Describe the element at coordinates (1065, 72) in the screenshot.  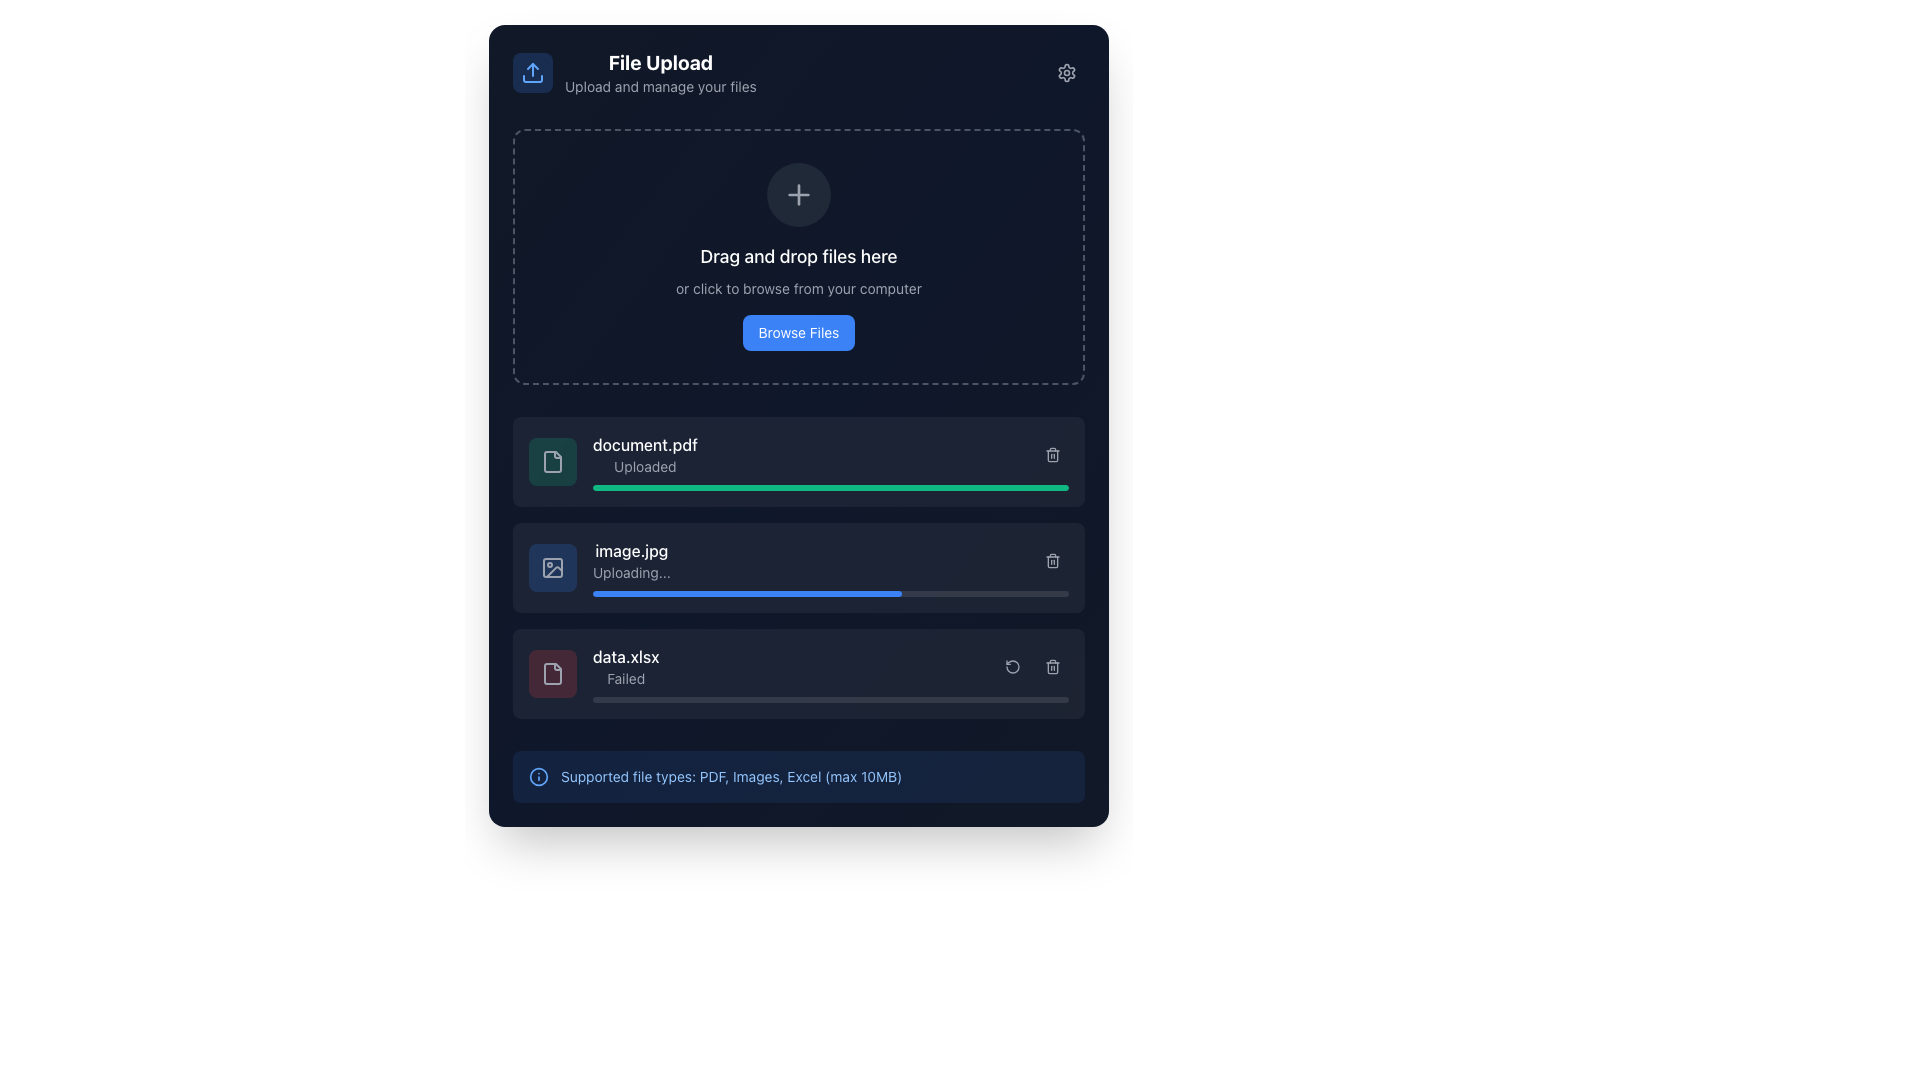
I see `the Settings icon button, which is a circular cog icon with a gray outline located in the top-right corner adjacent to the 'File Upload' header` at that location.